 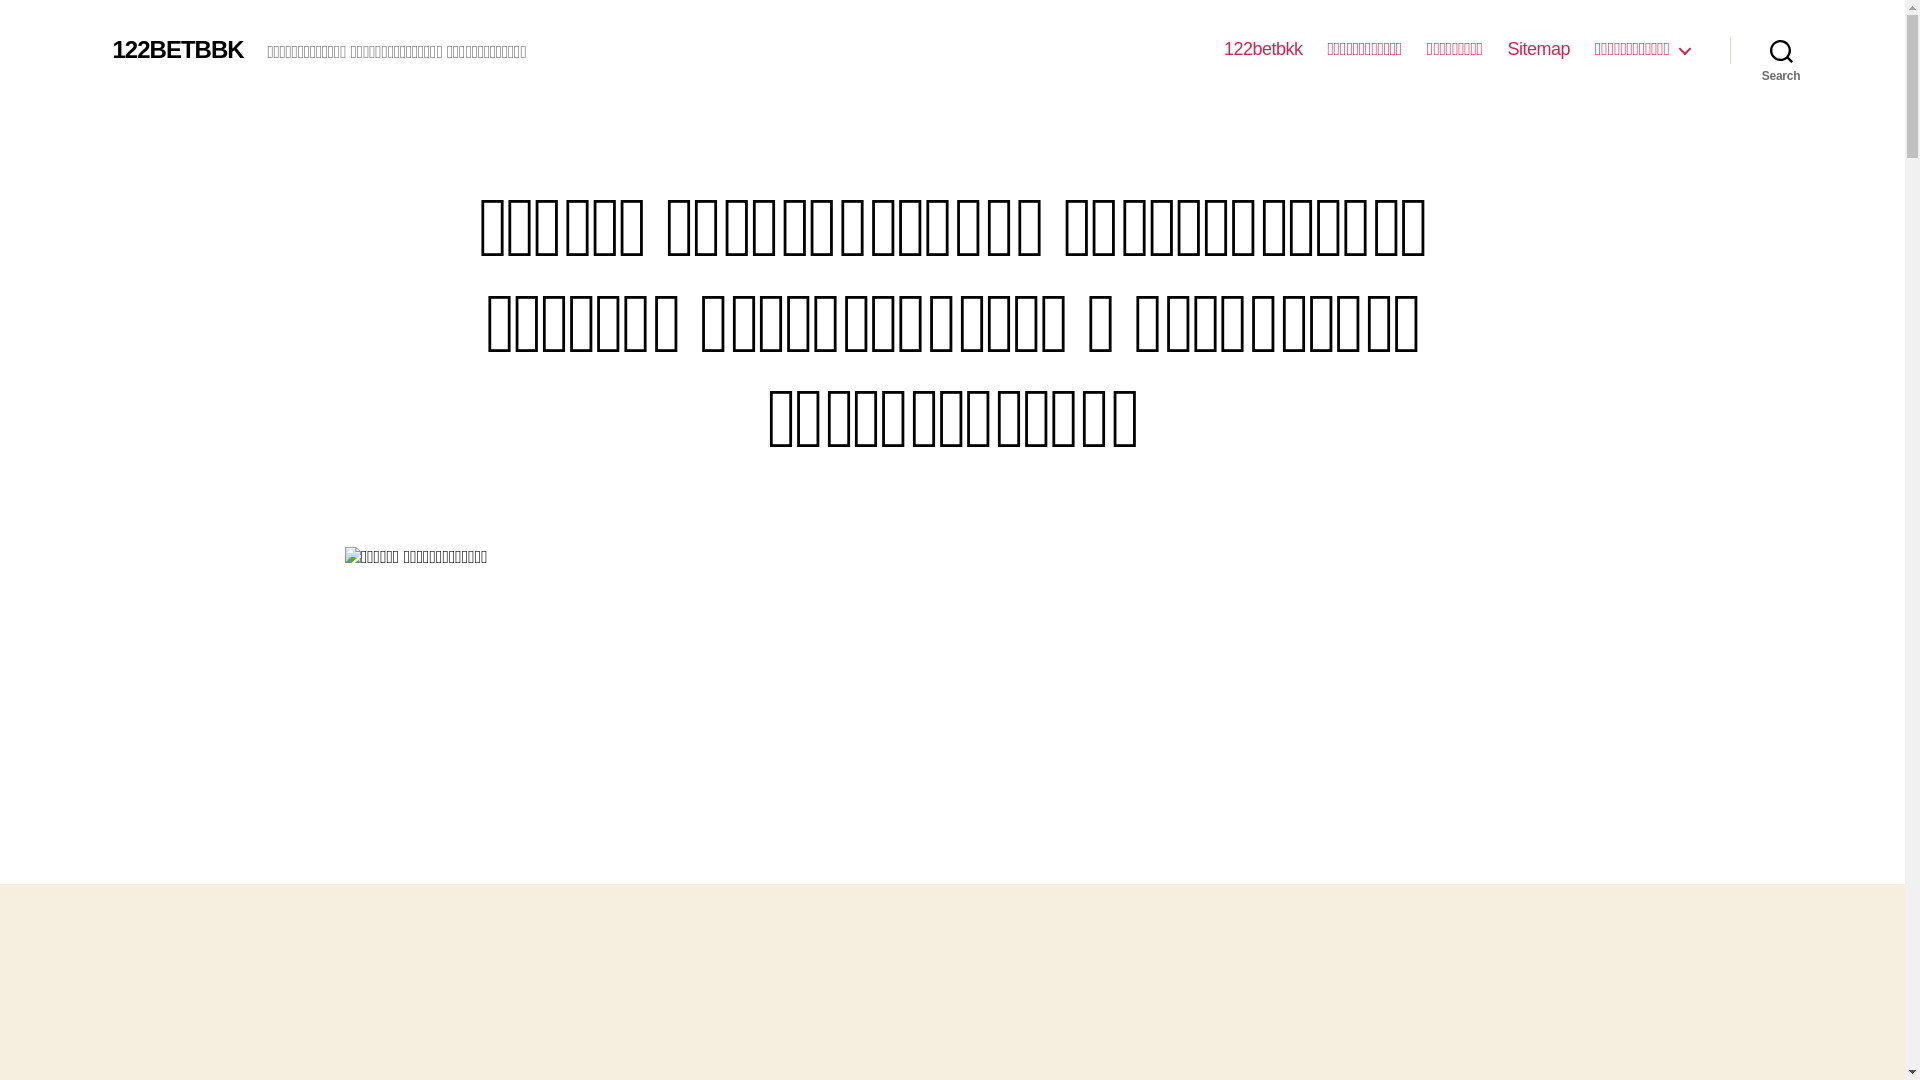 What do you see at coordinates (1538, 49) in the screenshot?
I see `'Sitemap'` at bounding box center [1538, 49].